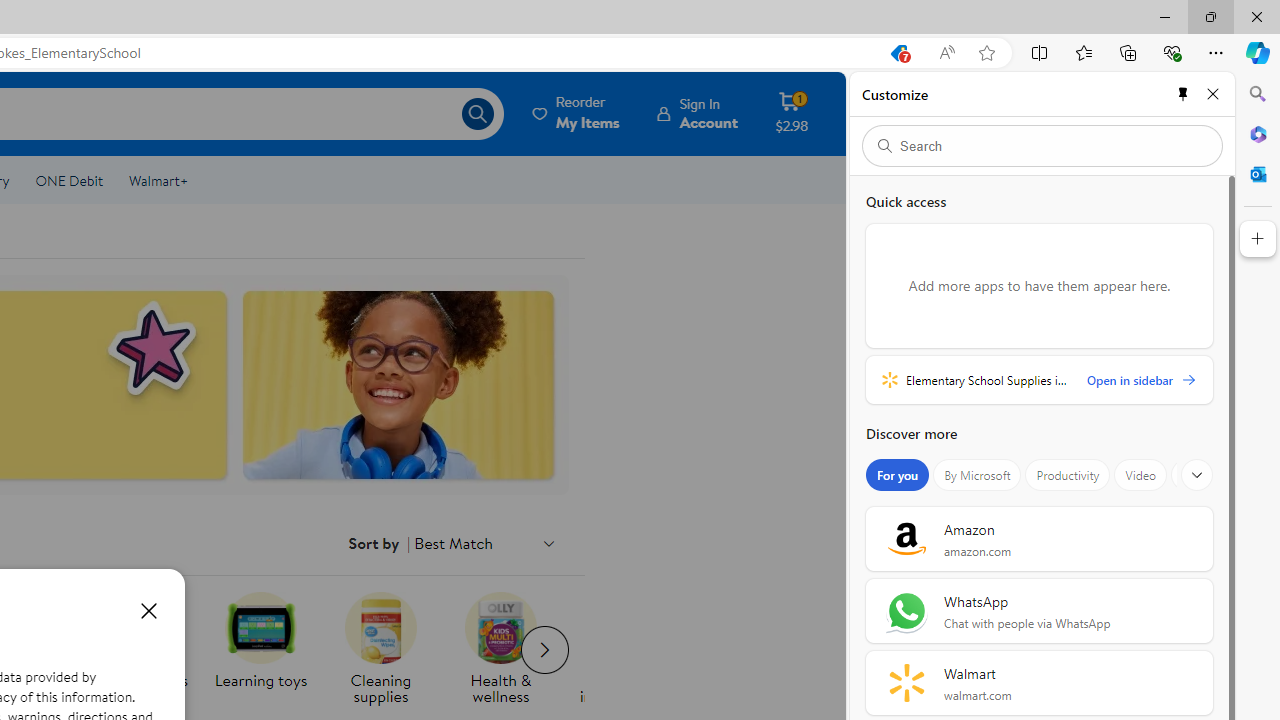 Image resolution: width=1280 pixels, height=720 pixels. Describe the element at coordinates (1067, 475) in the screenshot. I see `'Productivity'` at that location.